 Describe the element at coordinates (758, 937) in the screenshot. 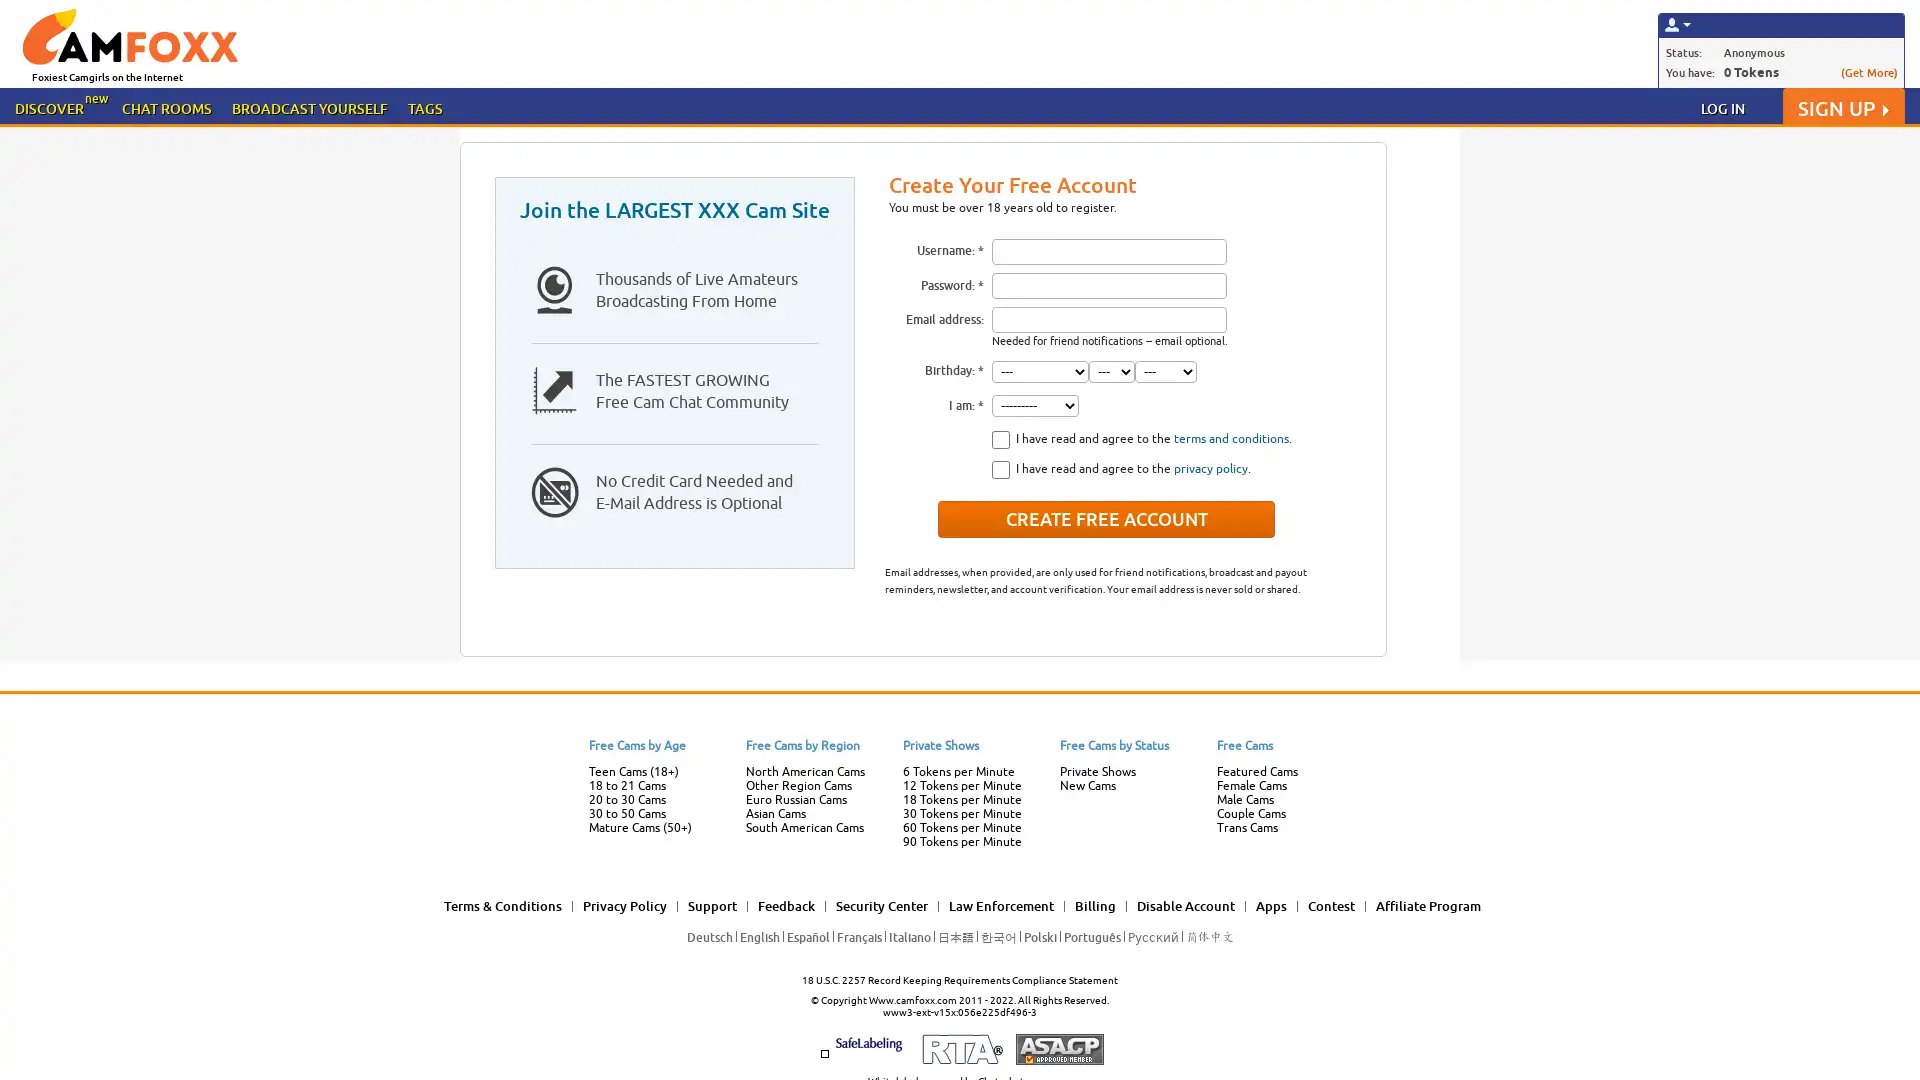

I see `English` at that location.